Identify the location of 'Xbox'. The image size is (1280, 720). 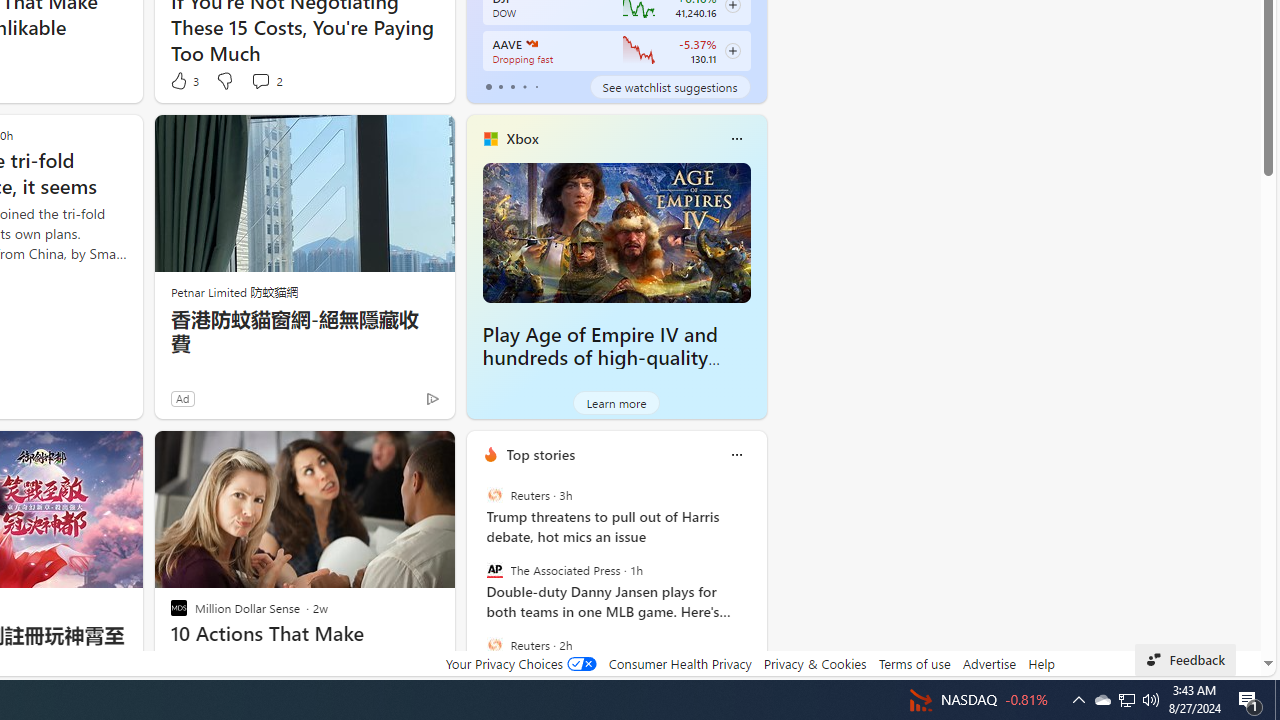
(522, 138).